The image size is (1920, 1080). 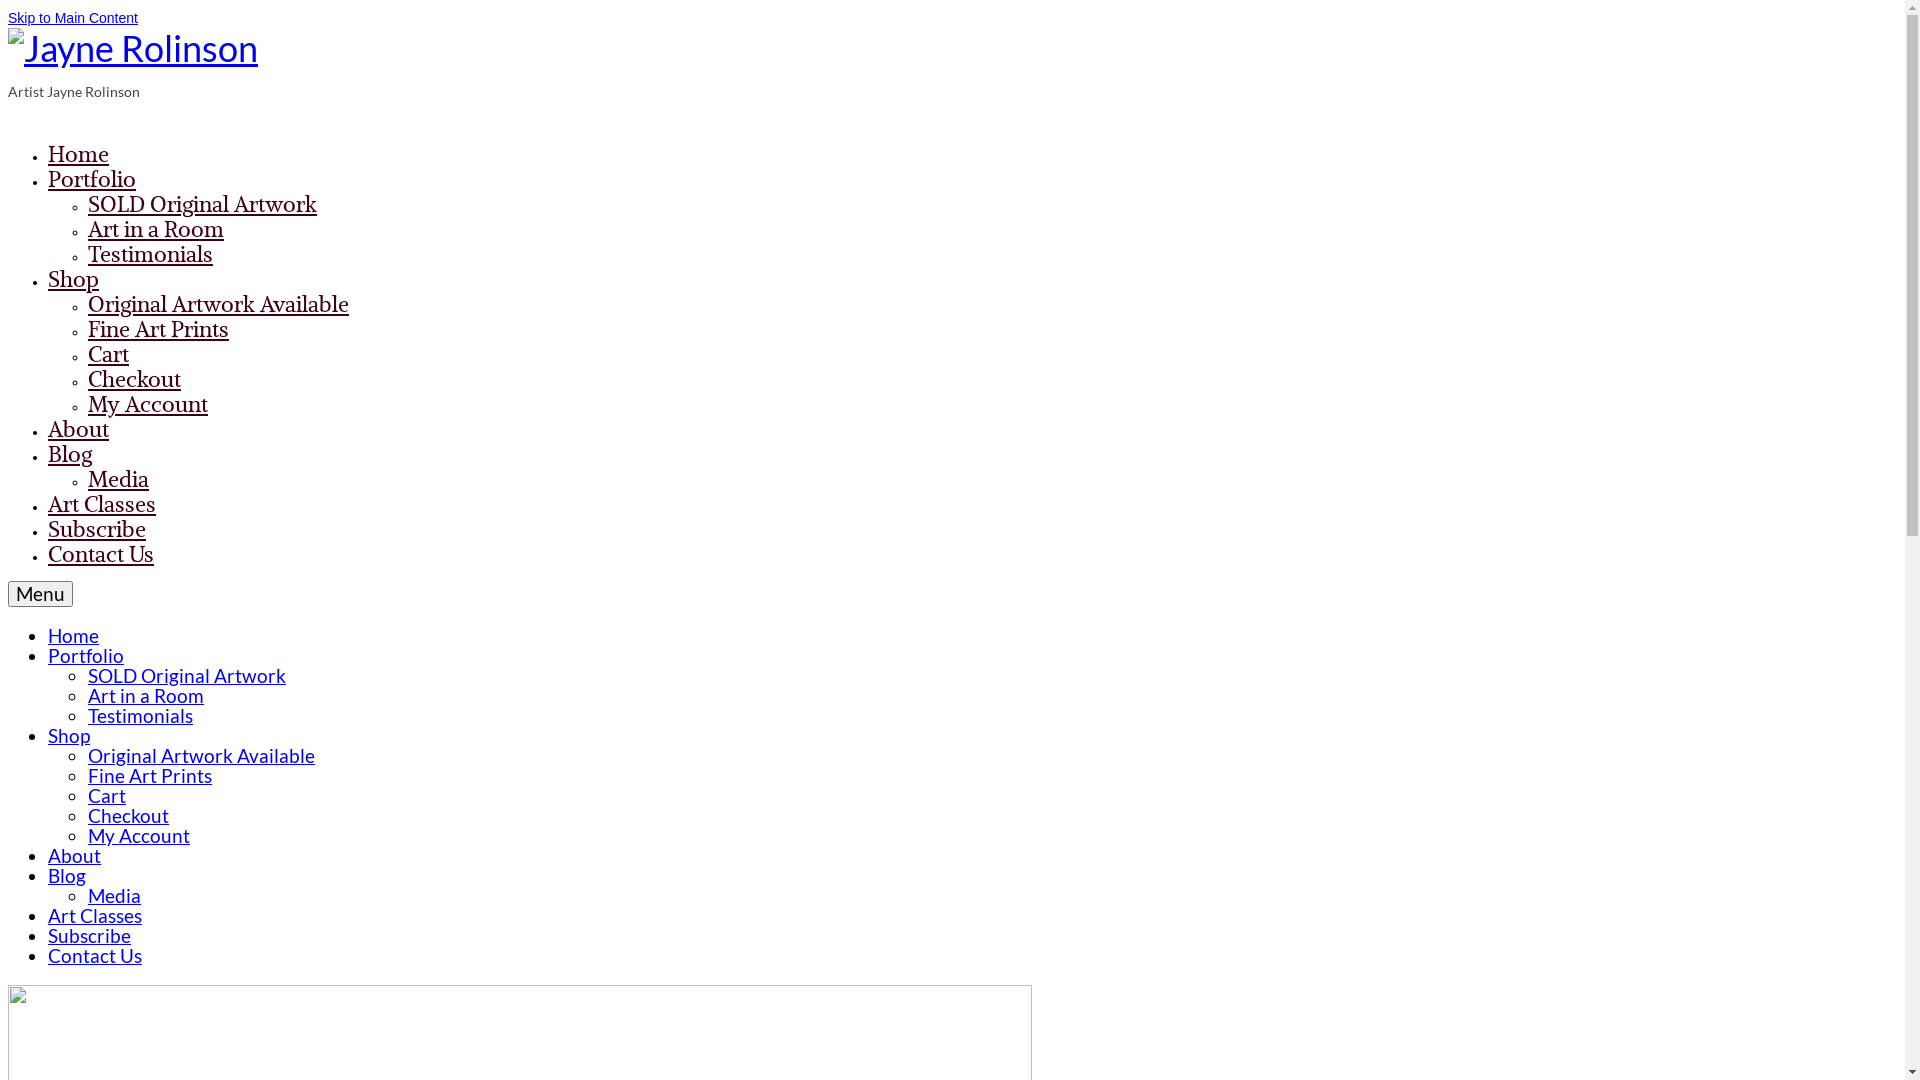 I want to click on 'Original Artwork Available', so click(x=86, y=304).